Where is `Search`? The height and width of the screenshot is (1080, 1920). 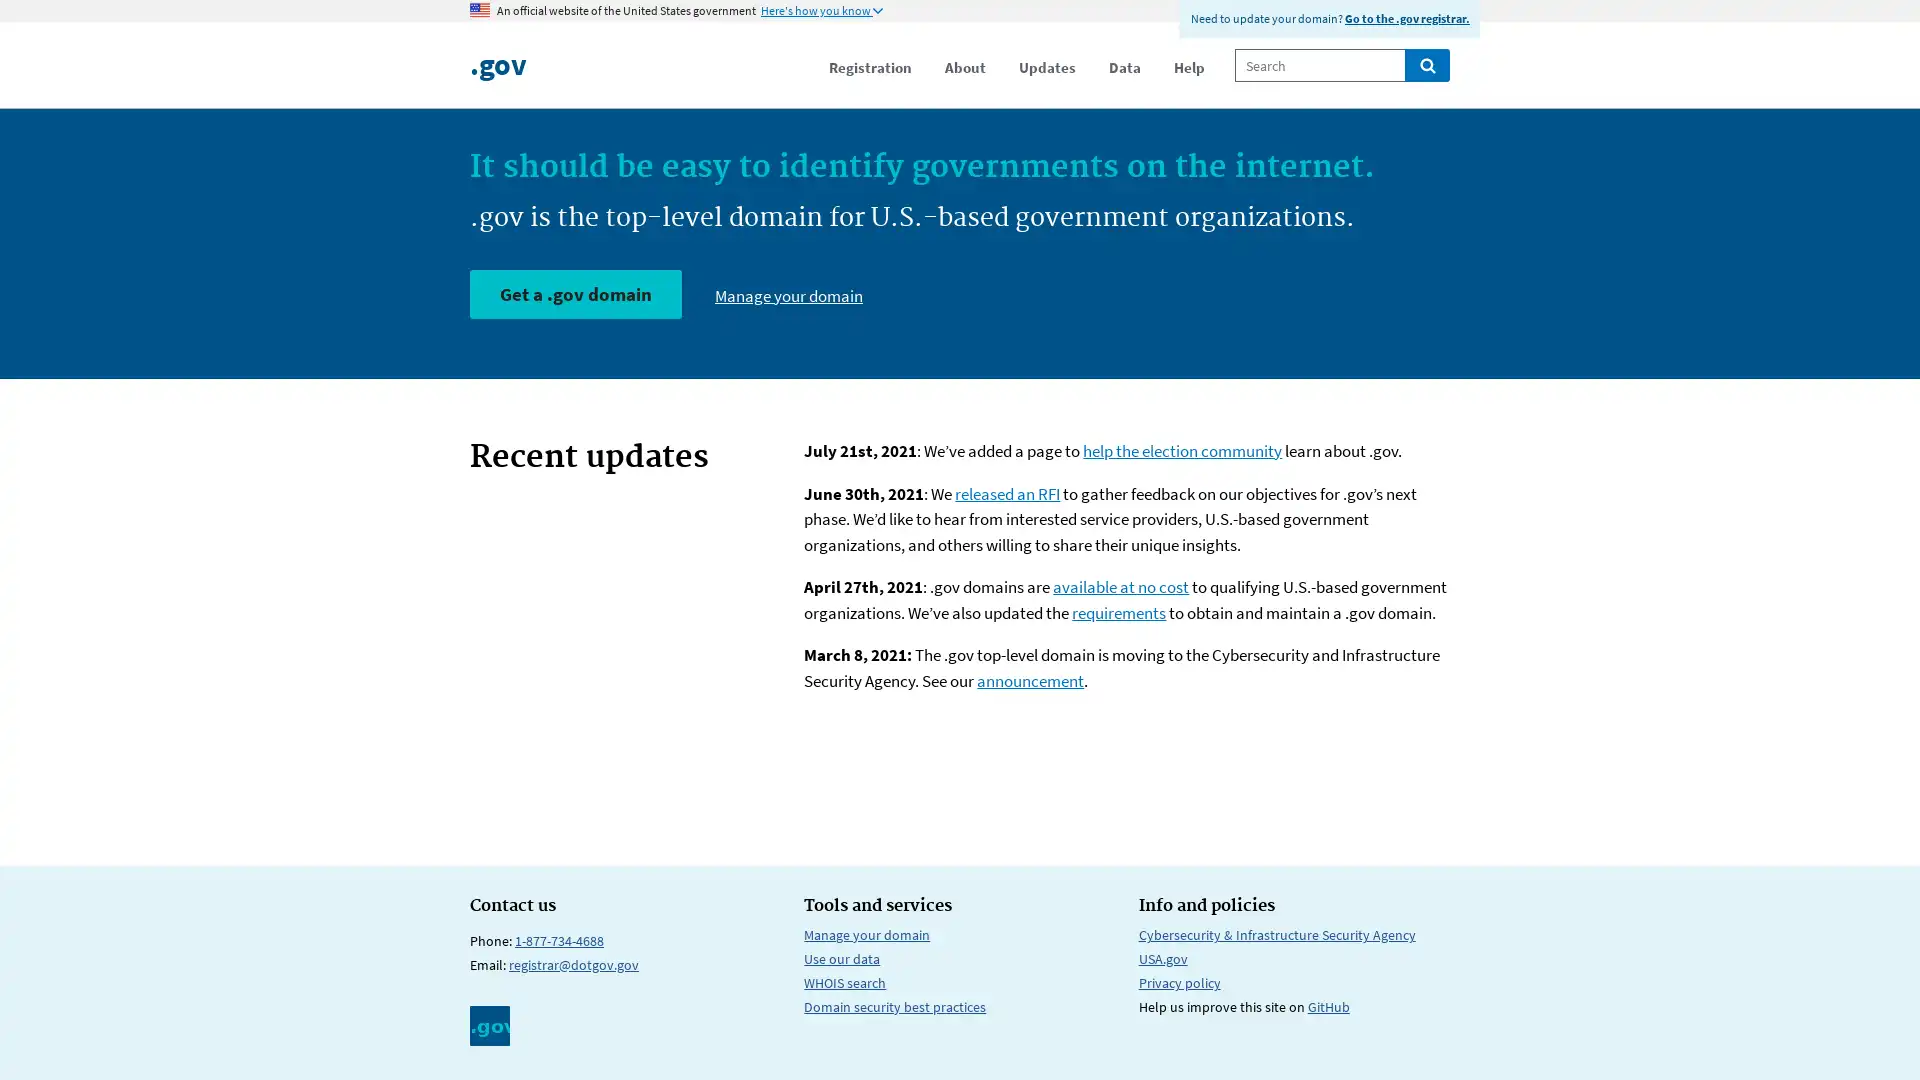 Search is located at coordinates (1426, 64).